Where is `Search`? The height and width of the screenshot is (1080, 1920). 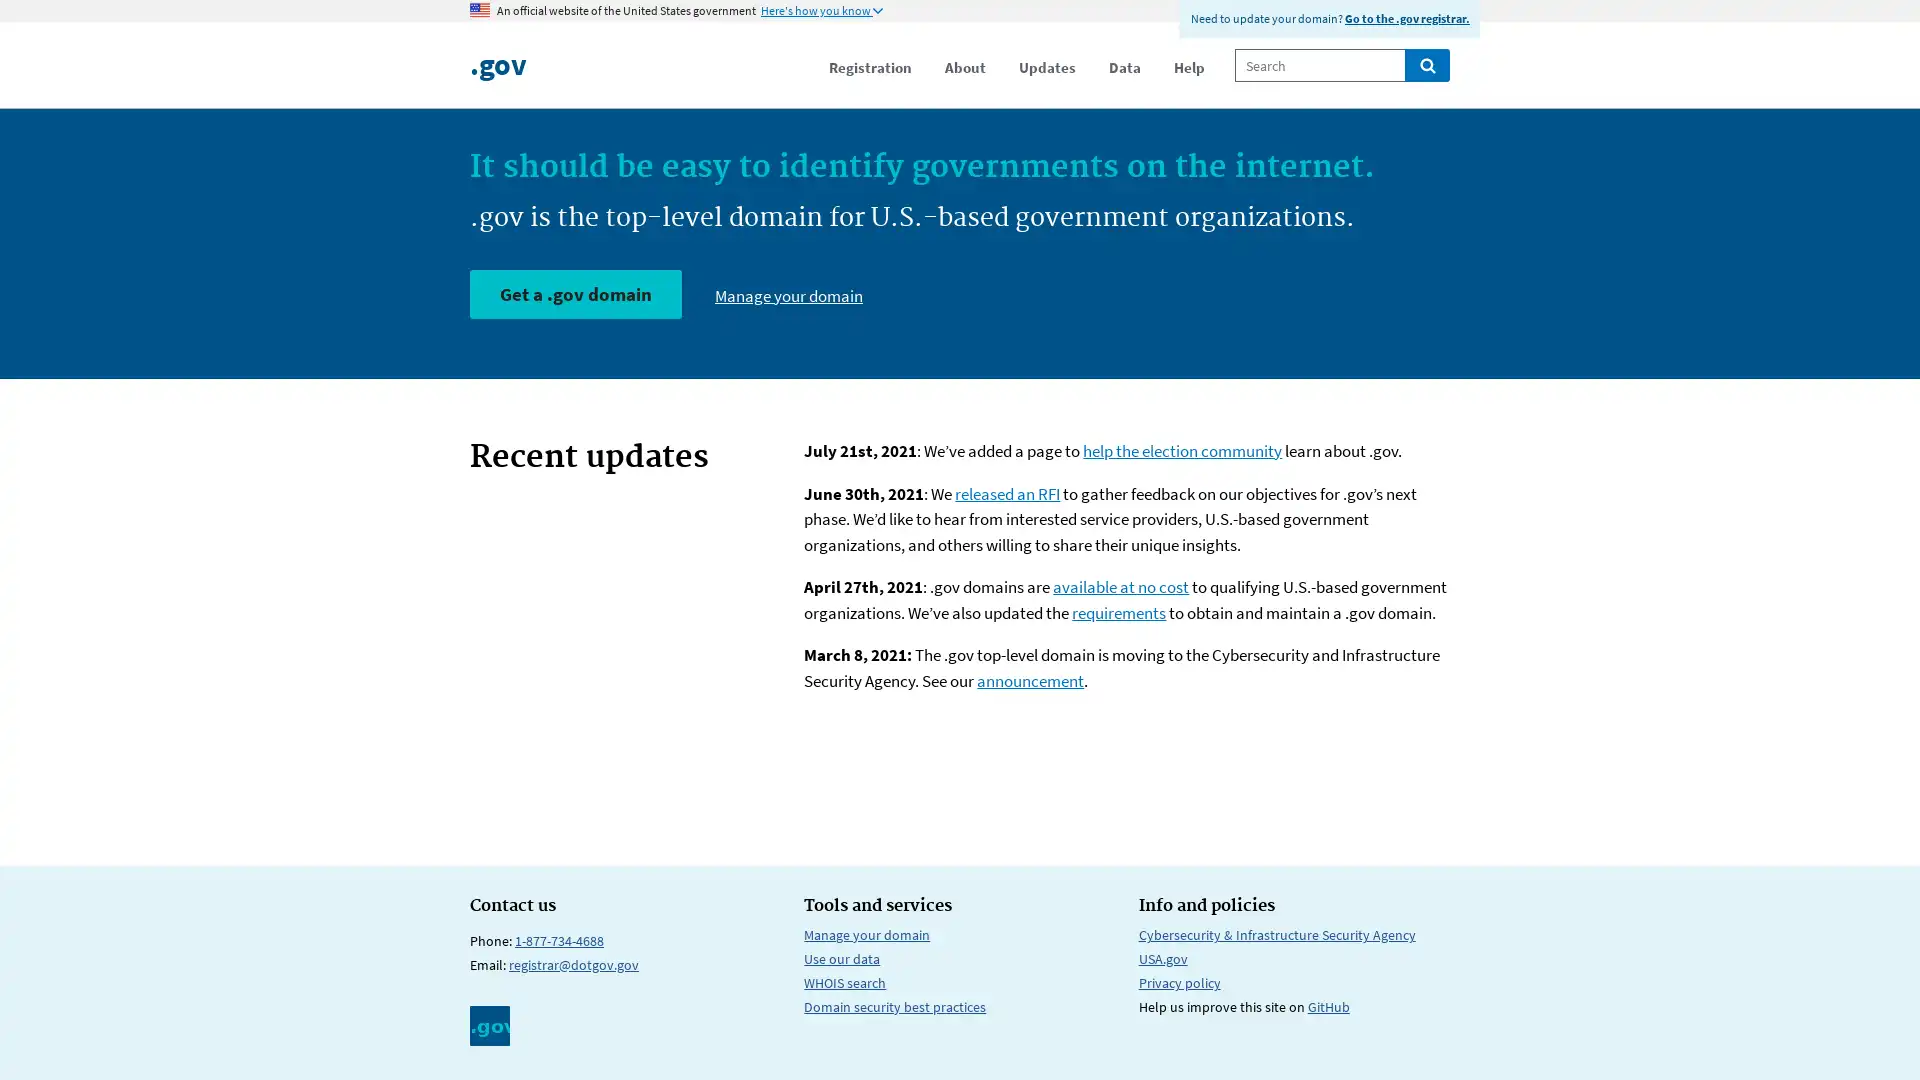 Search is located at coordinates (1426, 64).